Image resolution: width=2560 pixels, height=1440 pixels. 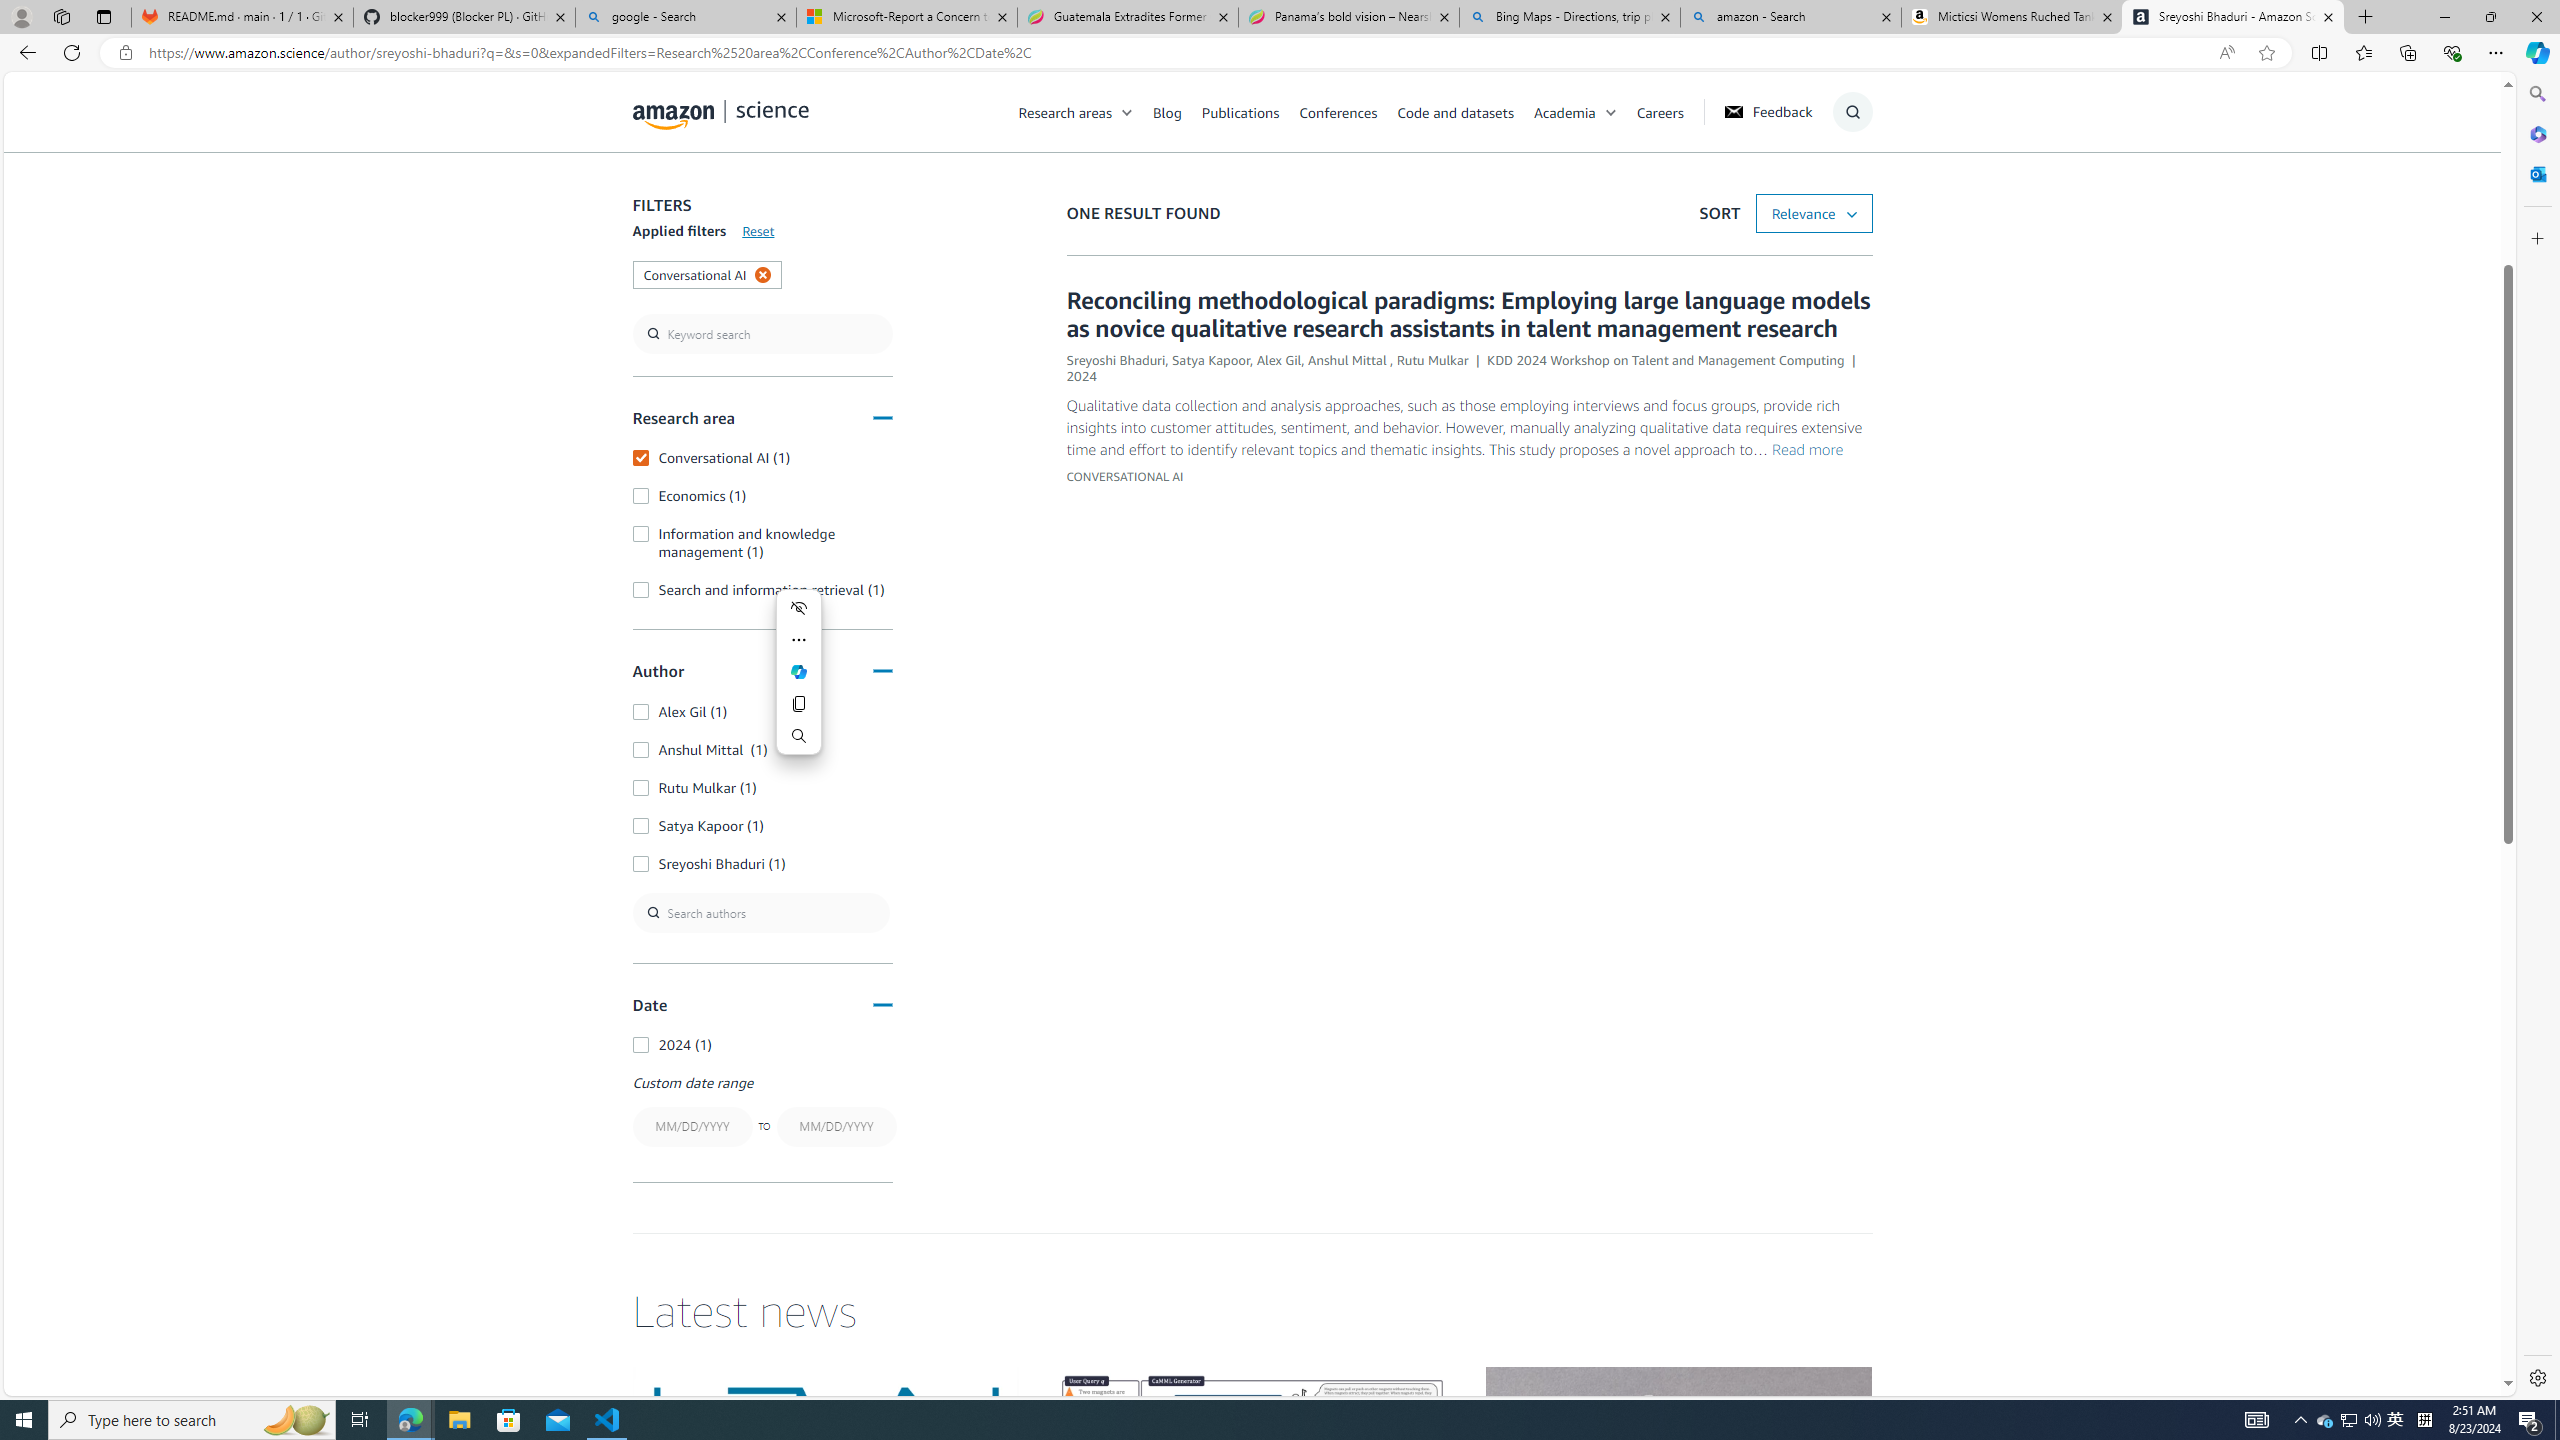 What do you see at coordinates (1085, 111) in the screenshot?
I see `'Research areas'` at bounding box center [1085, 111].